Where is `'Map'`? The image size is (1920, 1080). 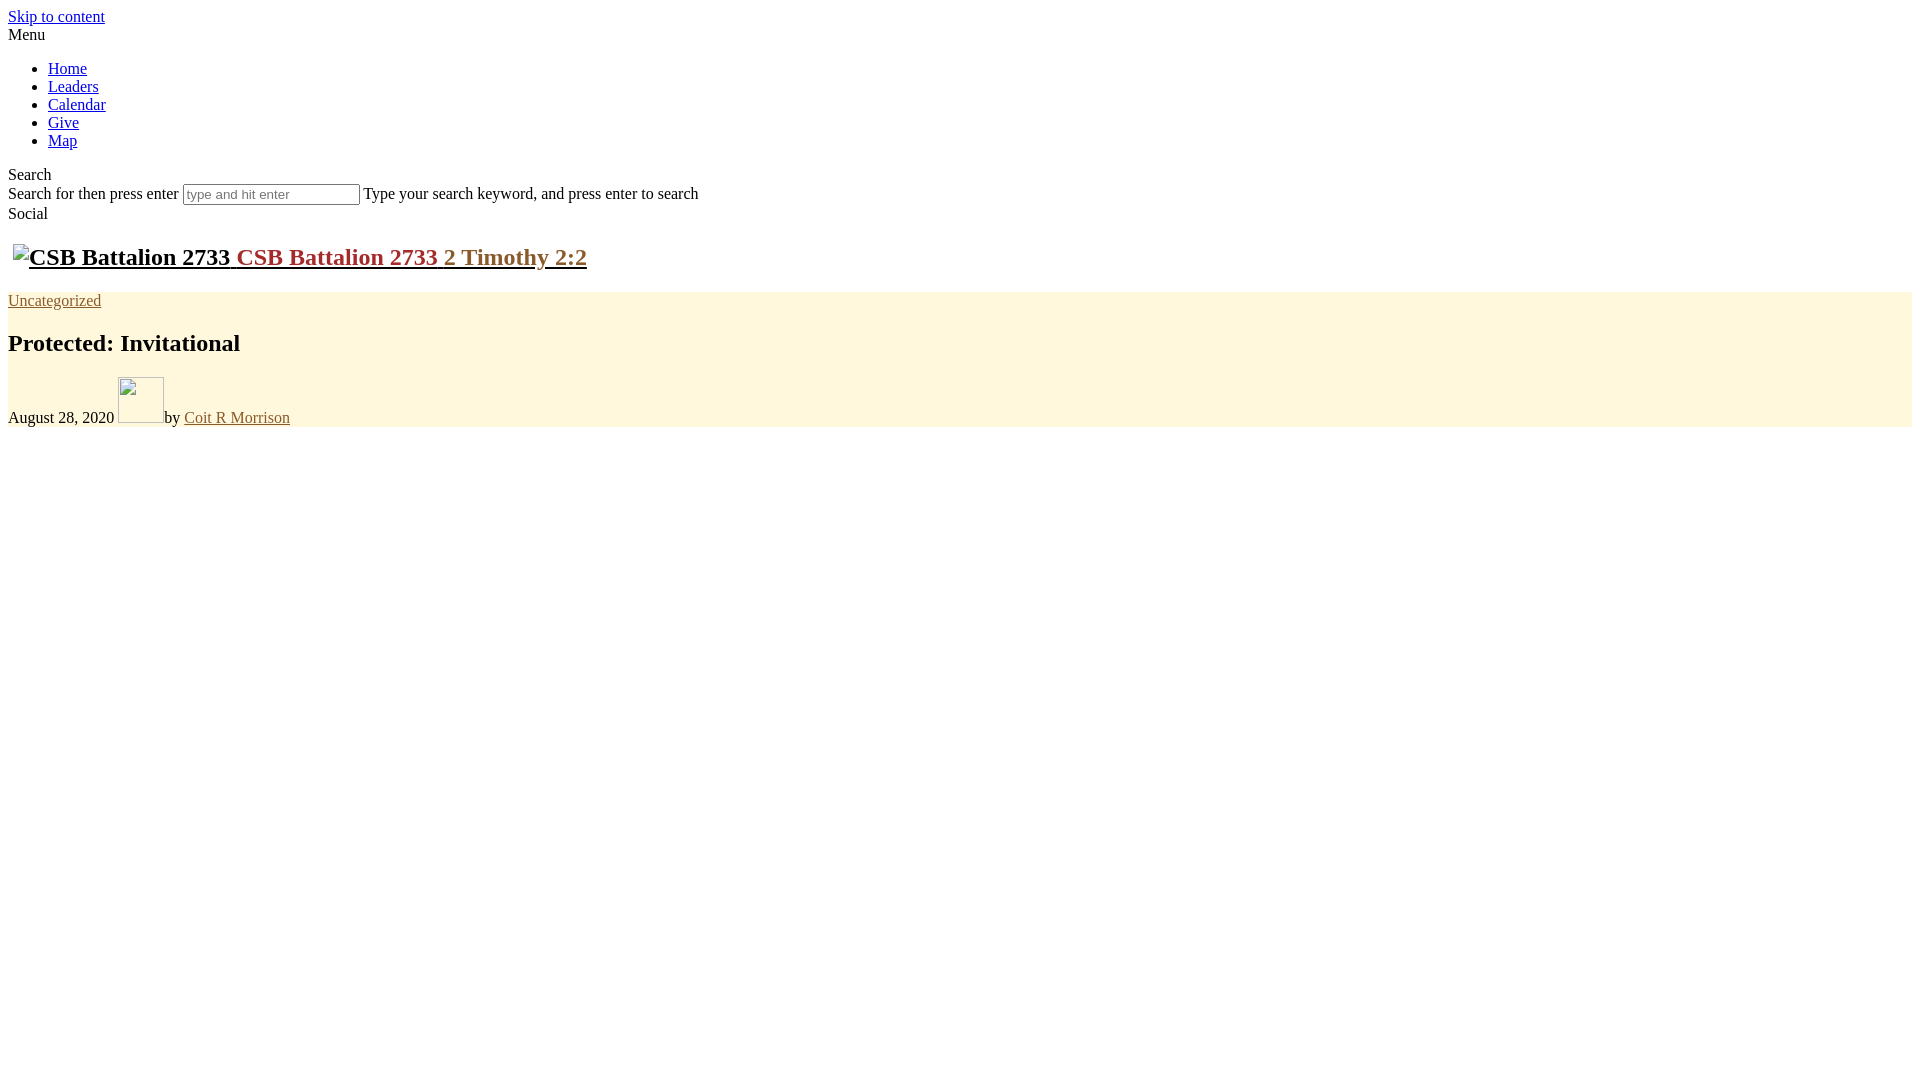
'Map' is located at coordinates (48, 139).